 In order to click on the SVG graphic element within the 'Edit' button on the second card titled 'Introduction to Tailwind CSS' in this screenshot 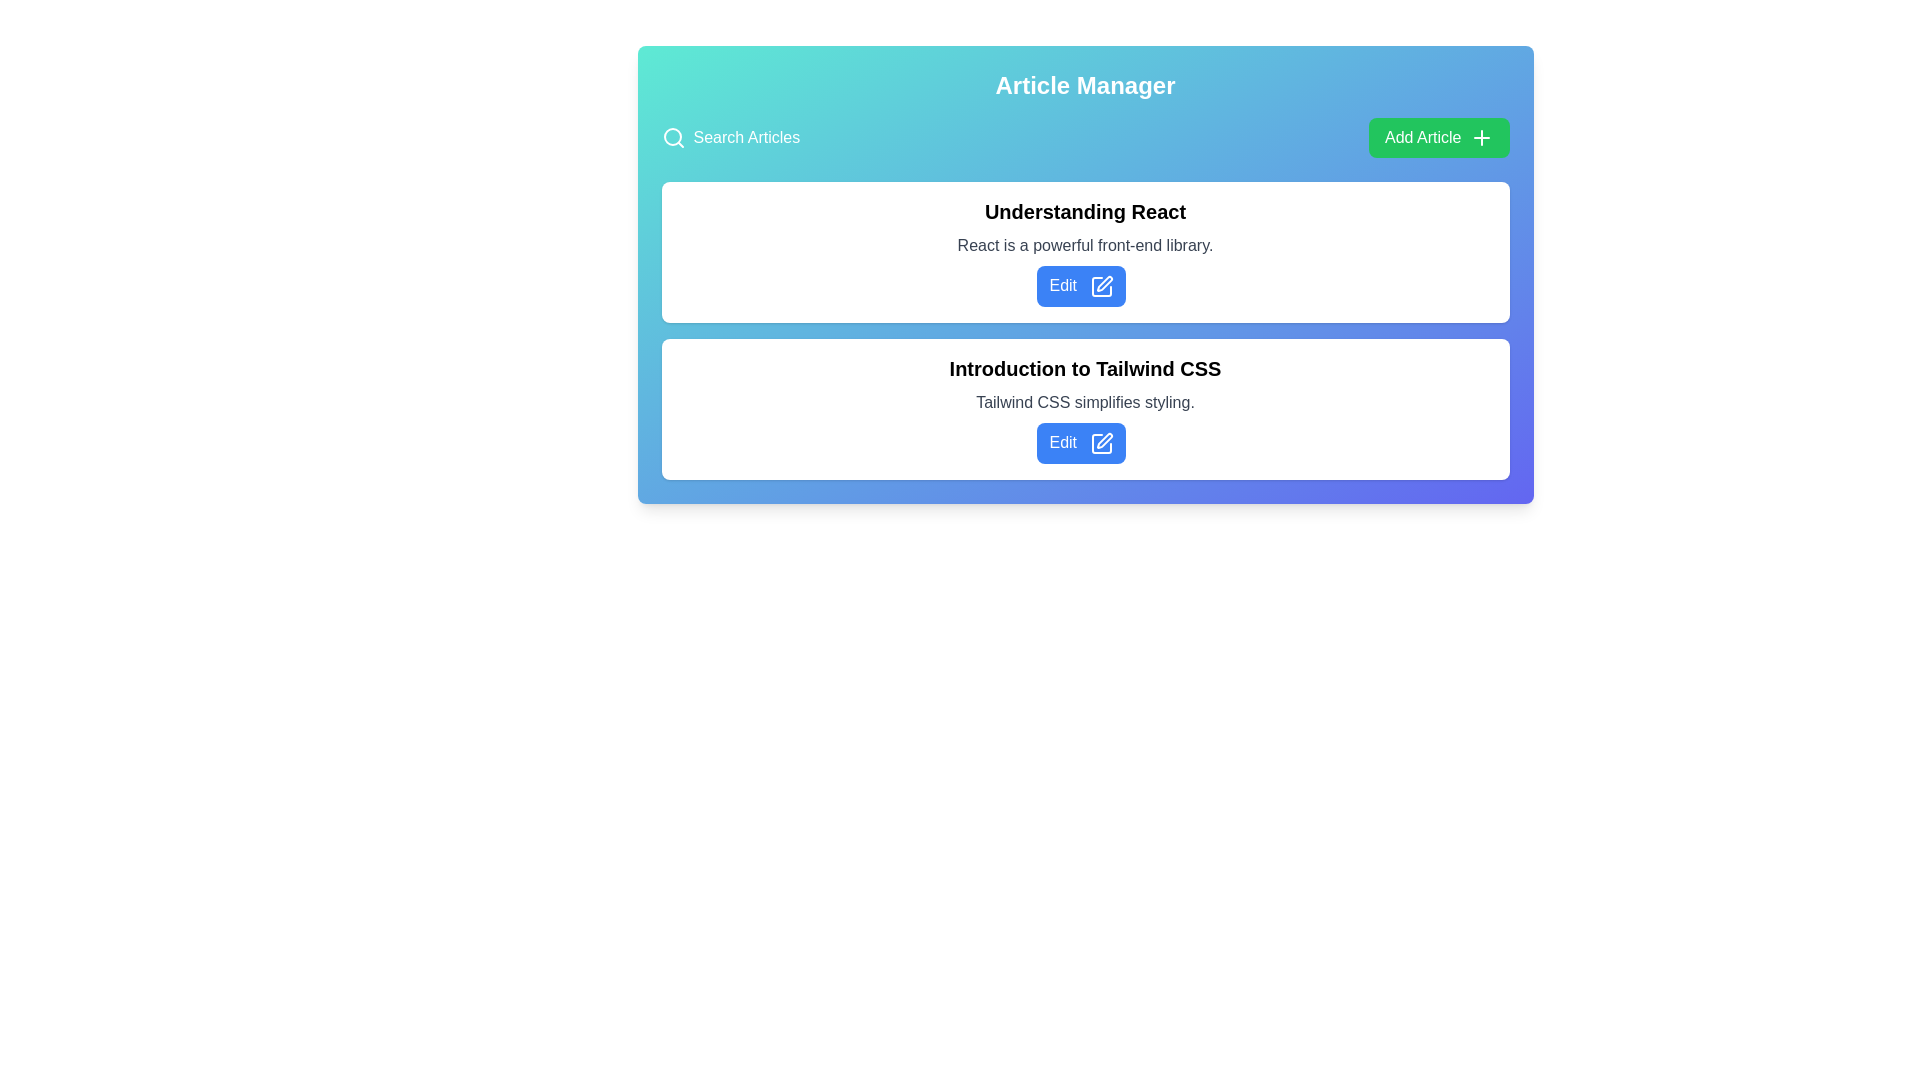, I will do `click(1100, 442)`.